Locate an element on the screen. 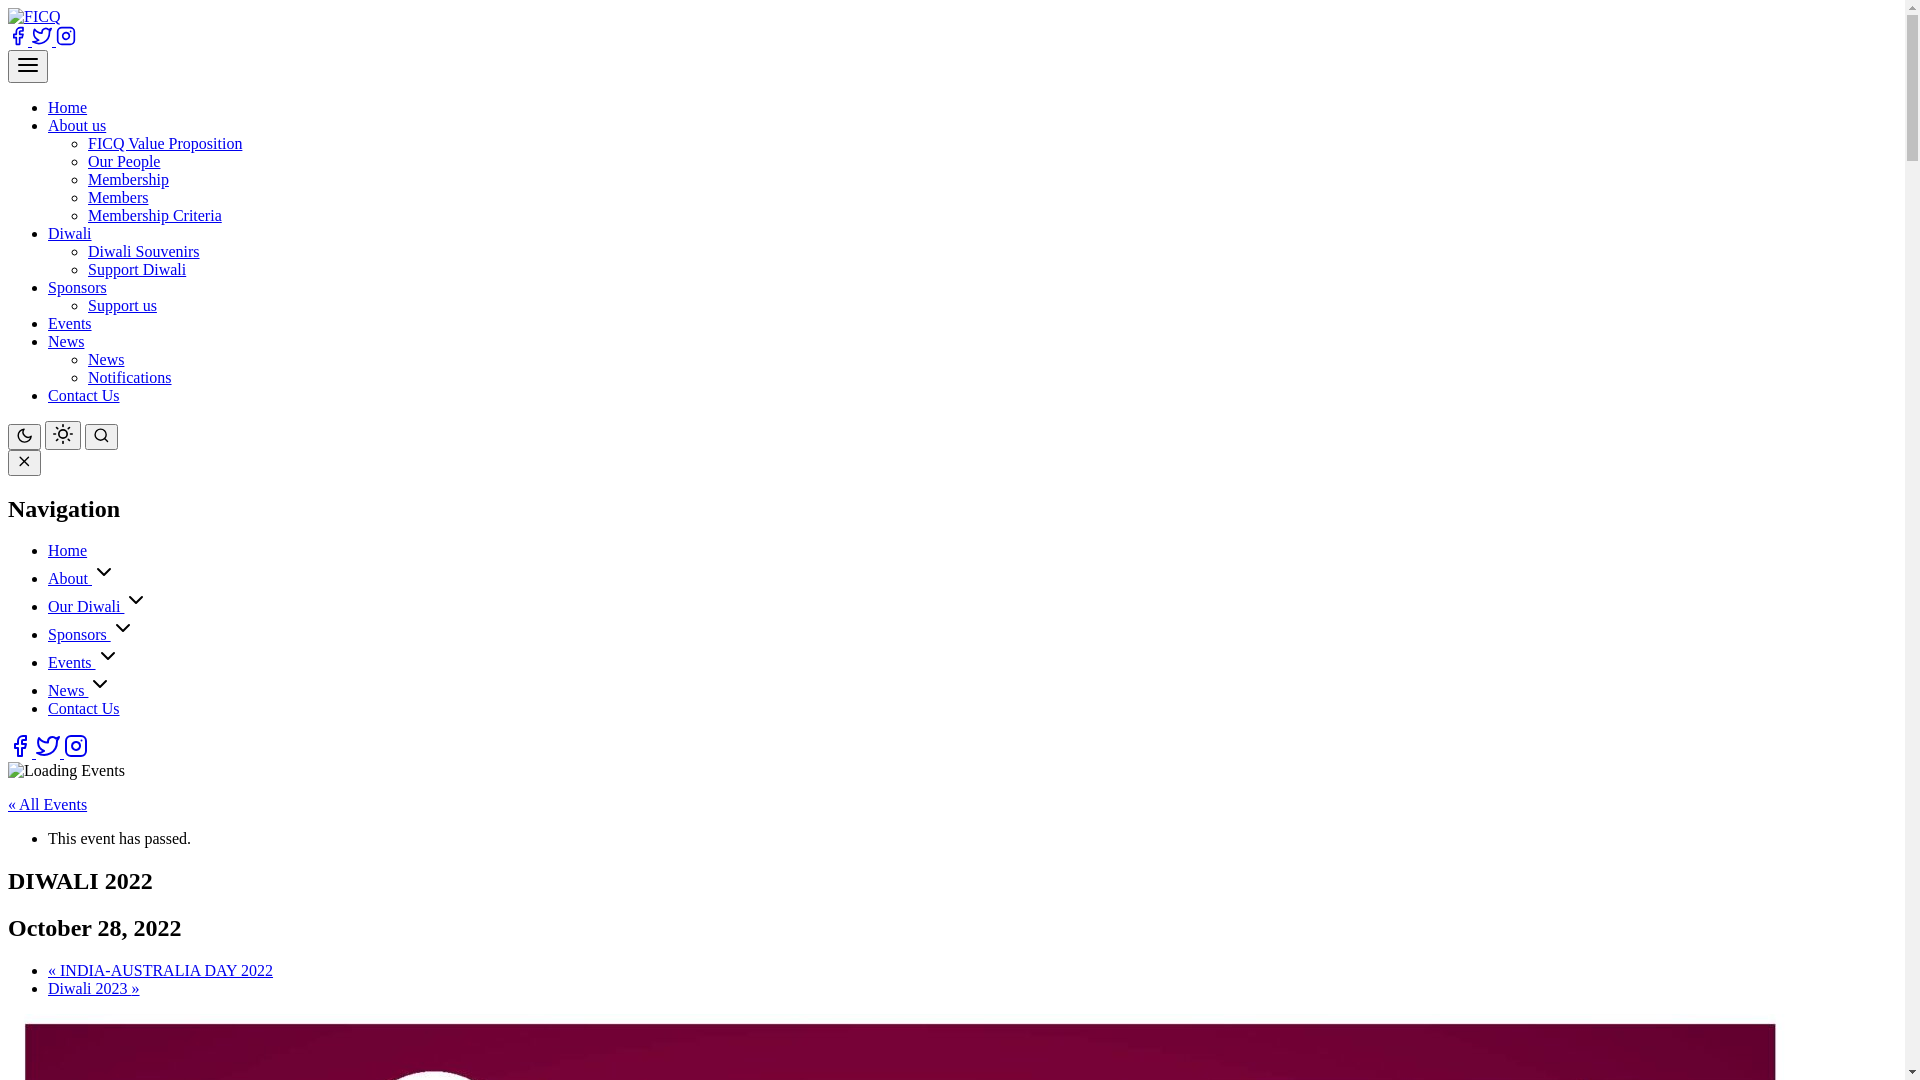 Image resolution: width=1920 pixels, height=1080 pixels. 'Support Diwali' is located at coordinates (136, 268).